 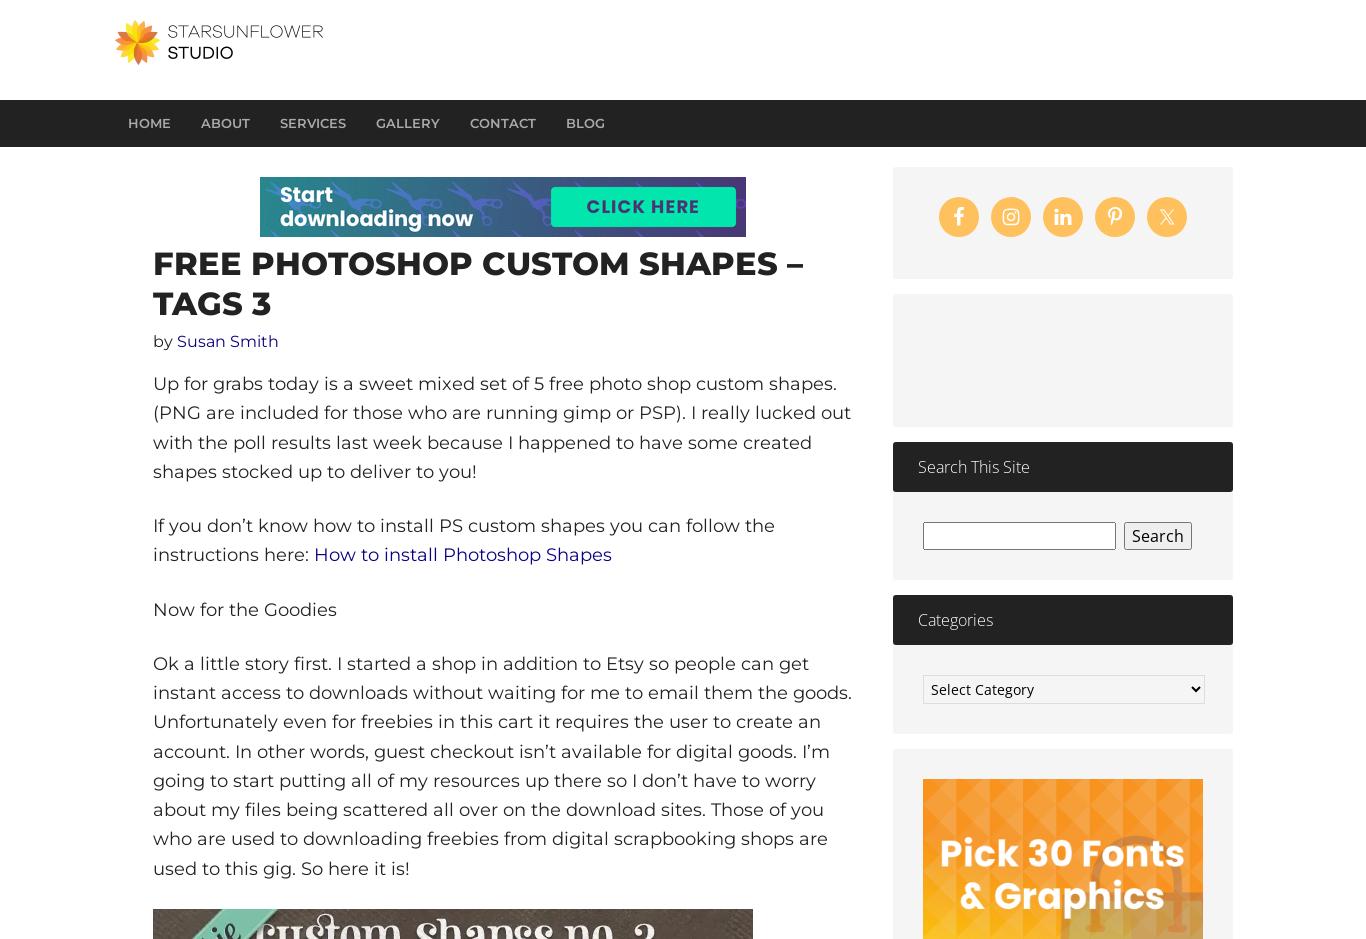 I want to click on 'Up for grabs today is a sweet mixed set of 5 free photo shop custom shapes. (PNG are included for those who are running gimp or PSP). I really lucked out with the poll results last week because I happened to have some created shapes stocked up to deliver to you!', so click(x=502, y=426).